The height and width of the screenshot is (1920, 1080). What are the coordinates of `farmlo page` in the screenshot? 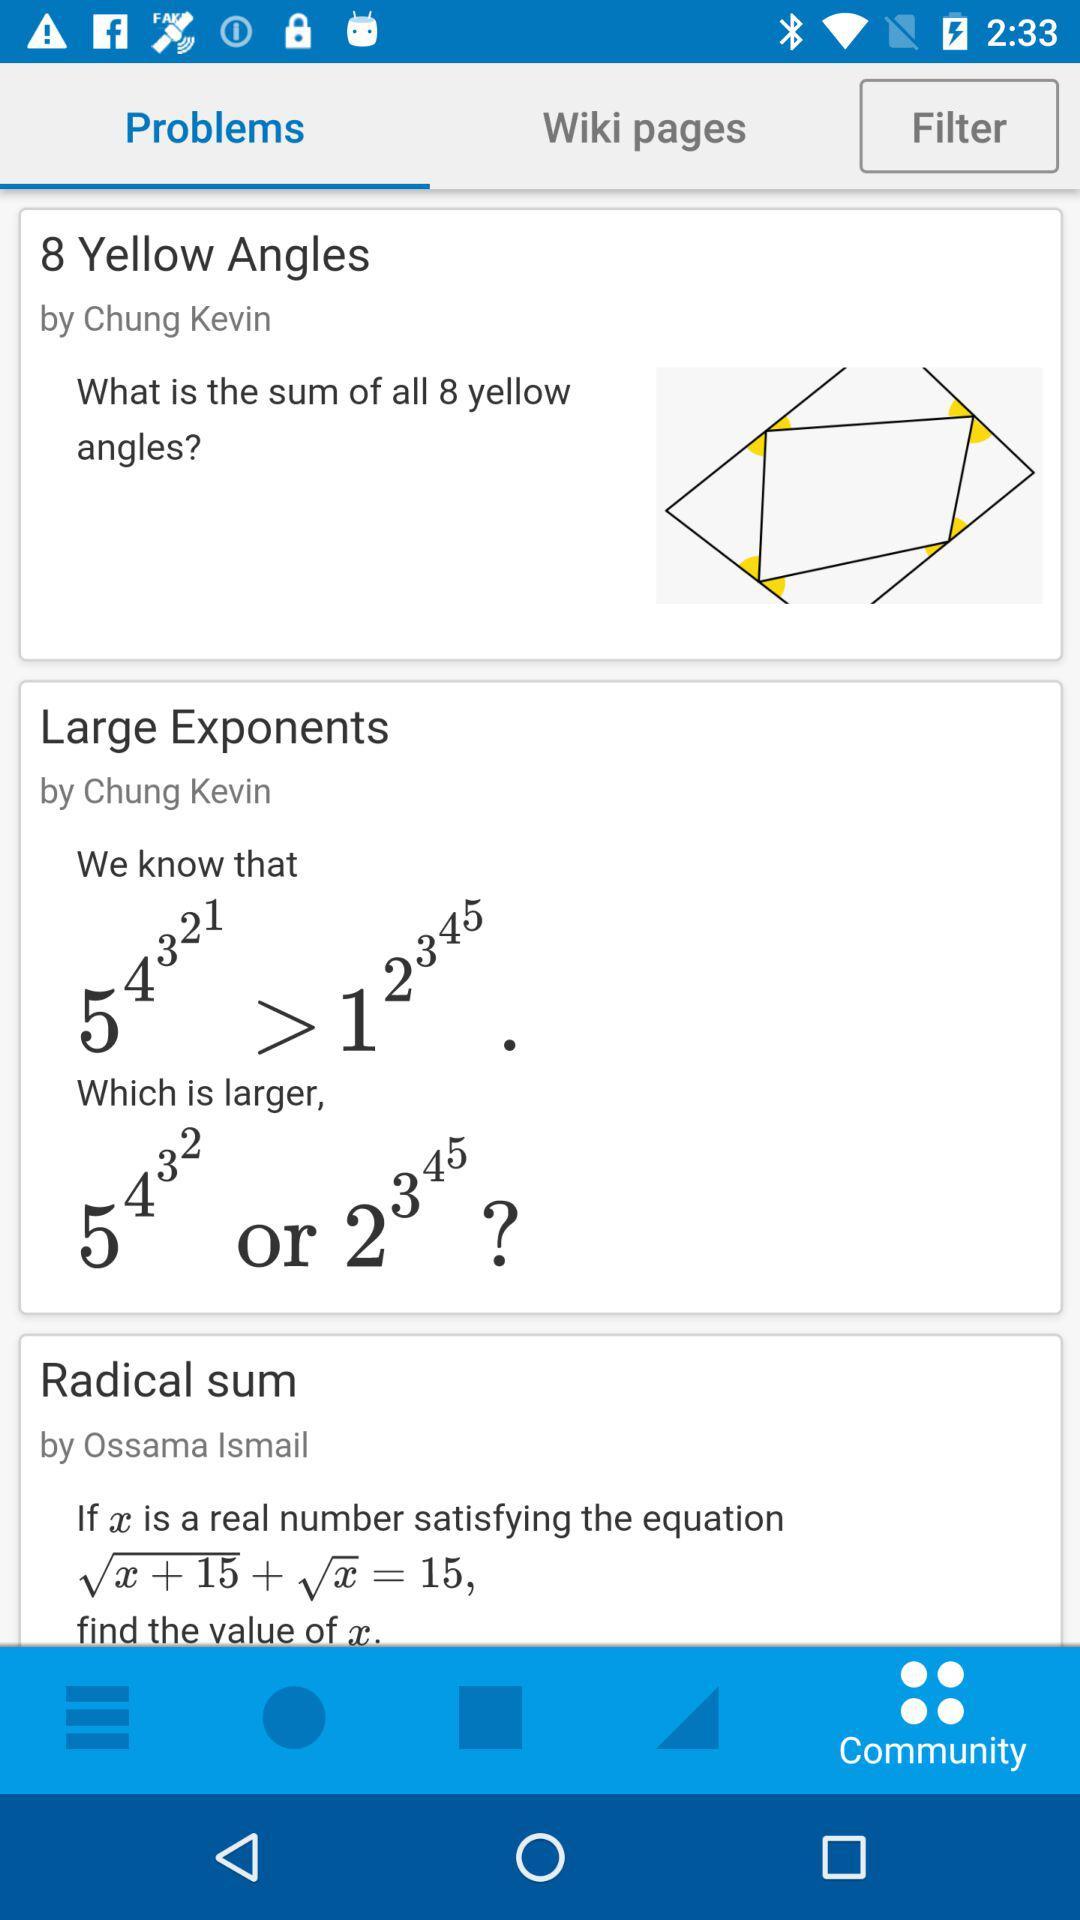 It's located at (540, 991).